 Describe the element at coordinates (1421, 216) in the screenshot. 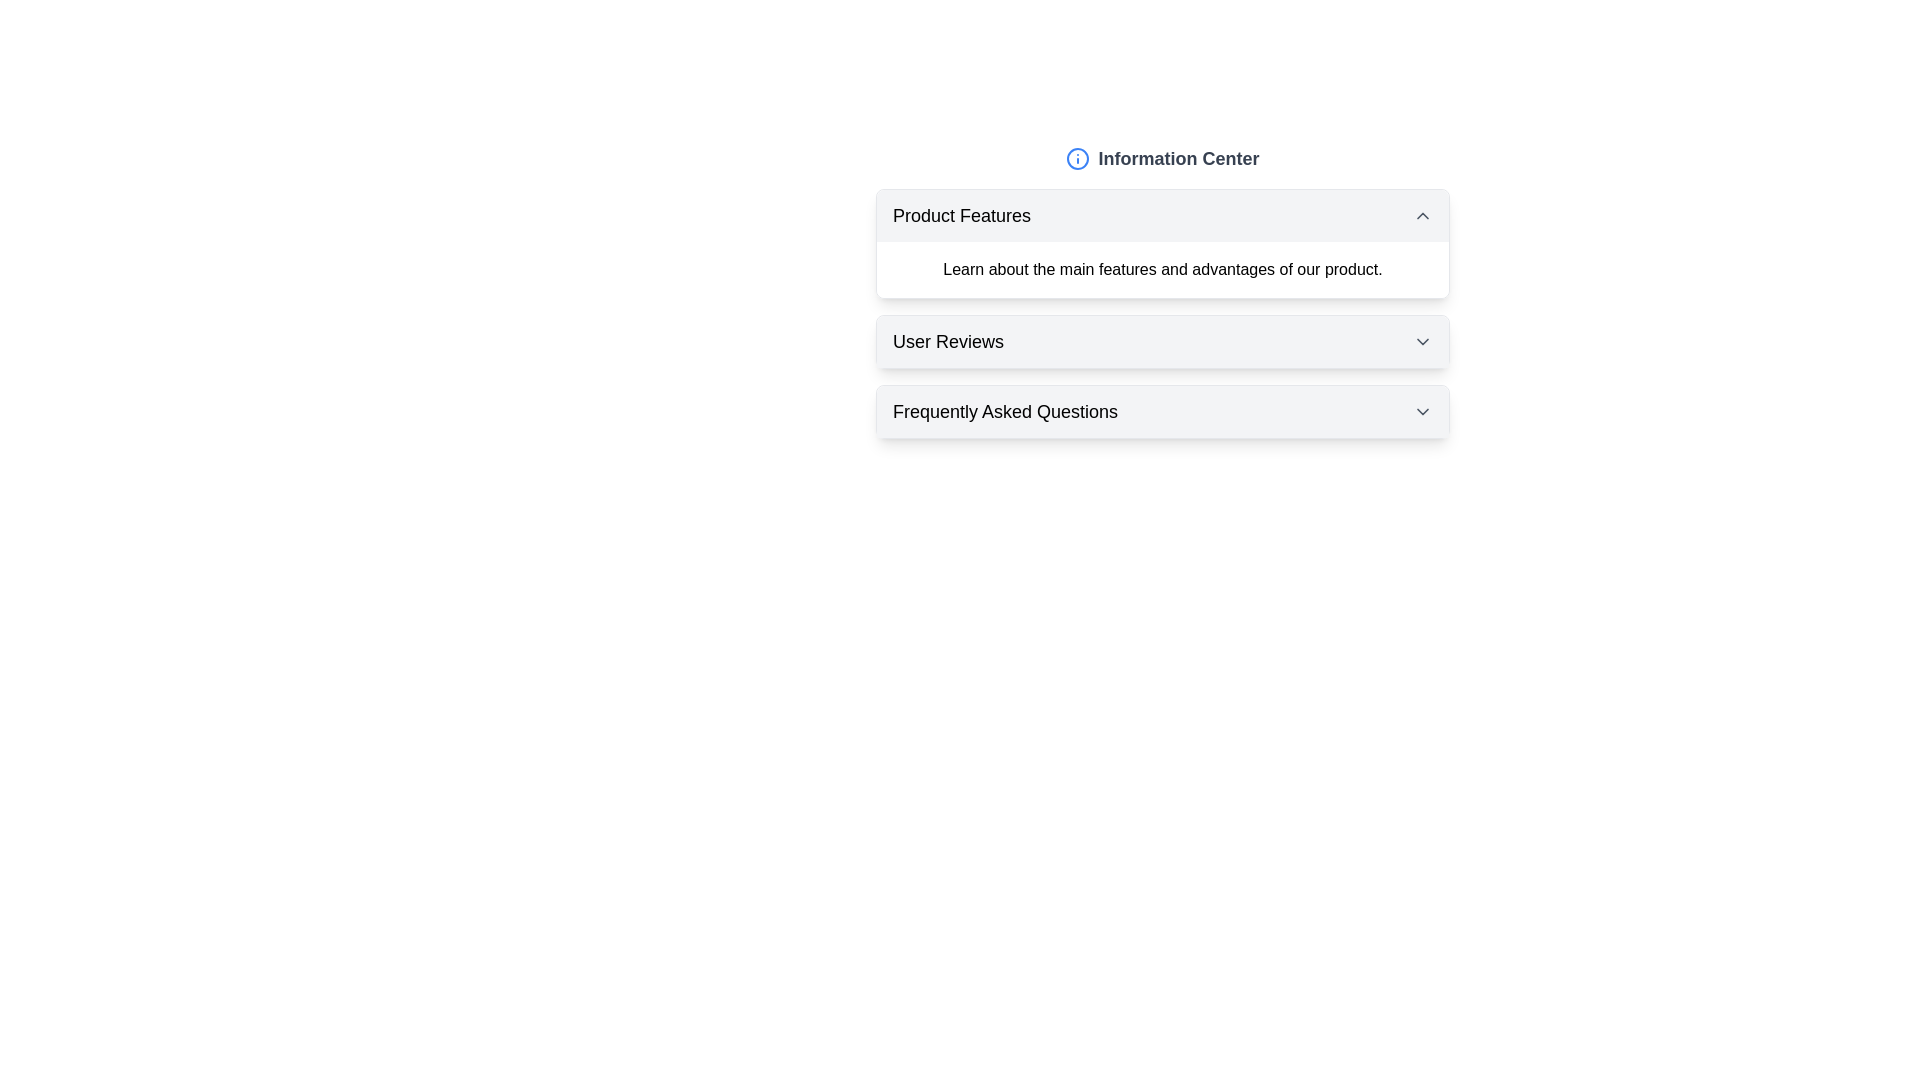

I see `the small upward arrow icon located at the top-right corner of the 'Product Features' section header` at that location.